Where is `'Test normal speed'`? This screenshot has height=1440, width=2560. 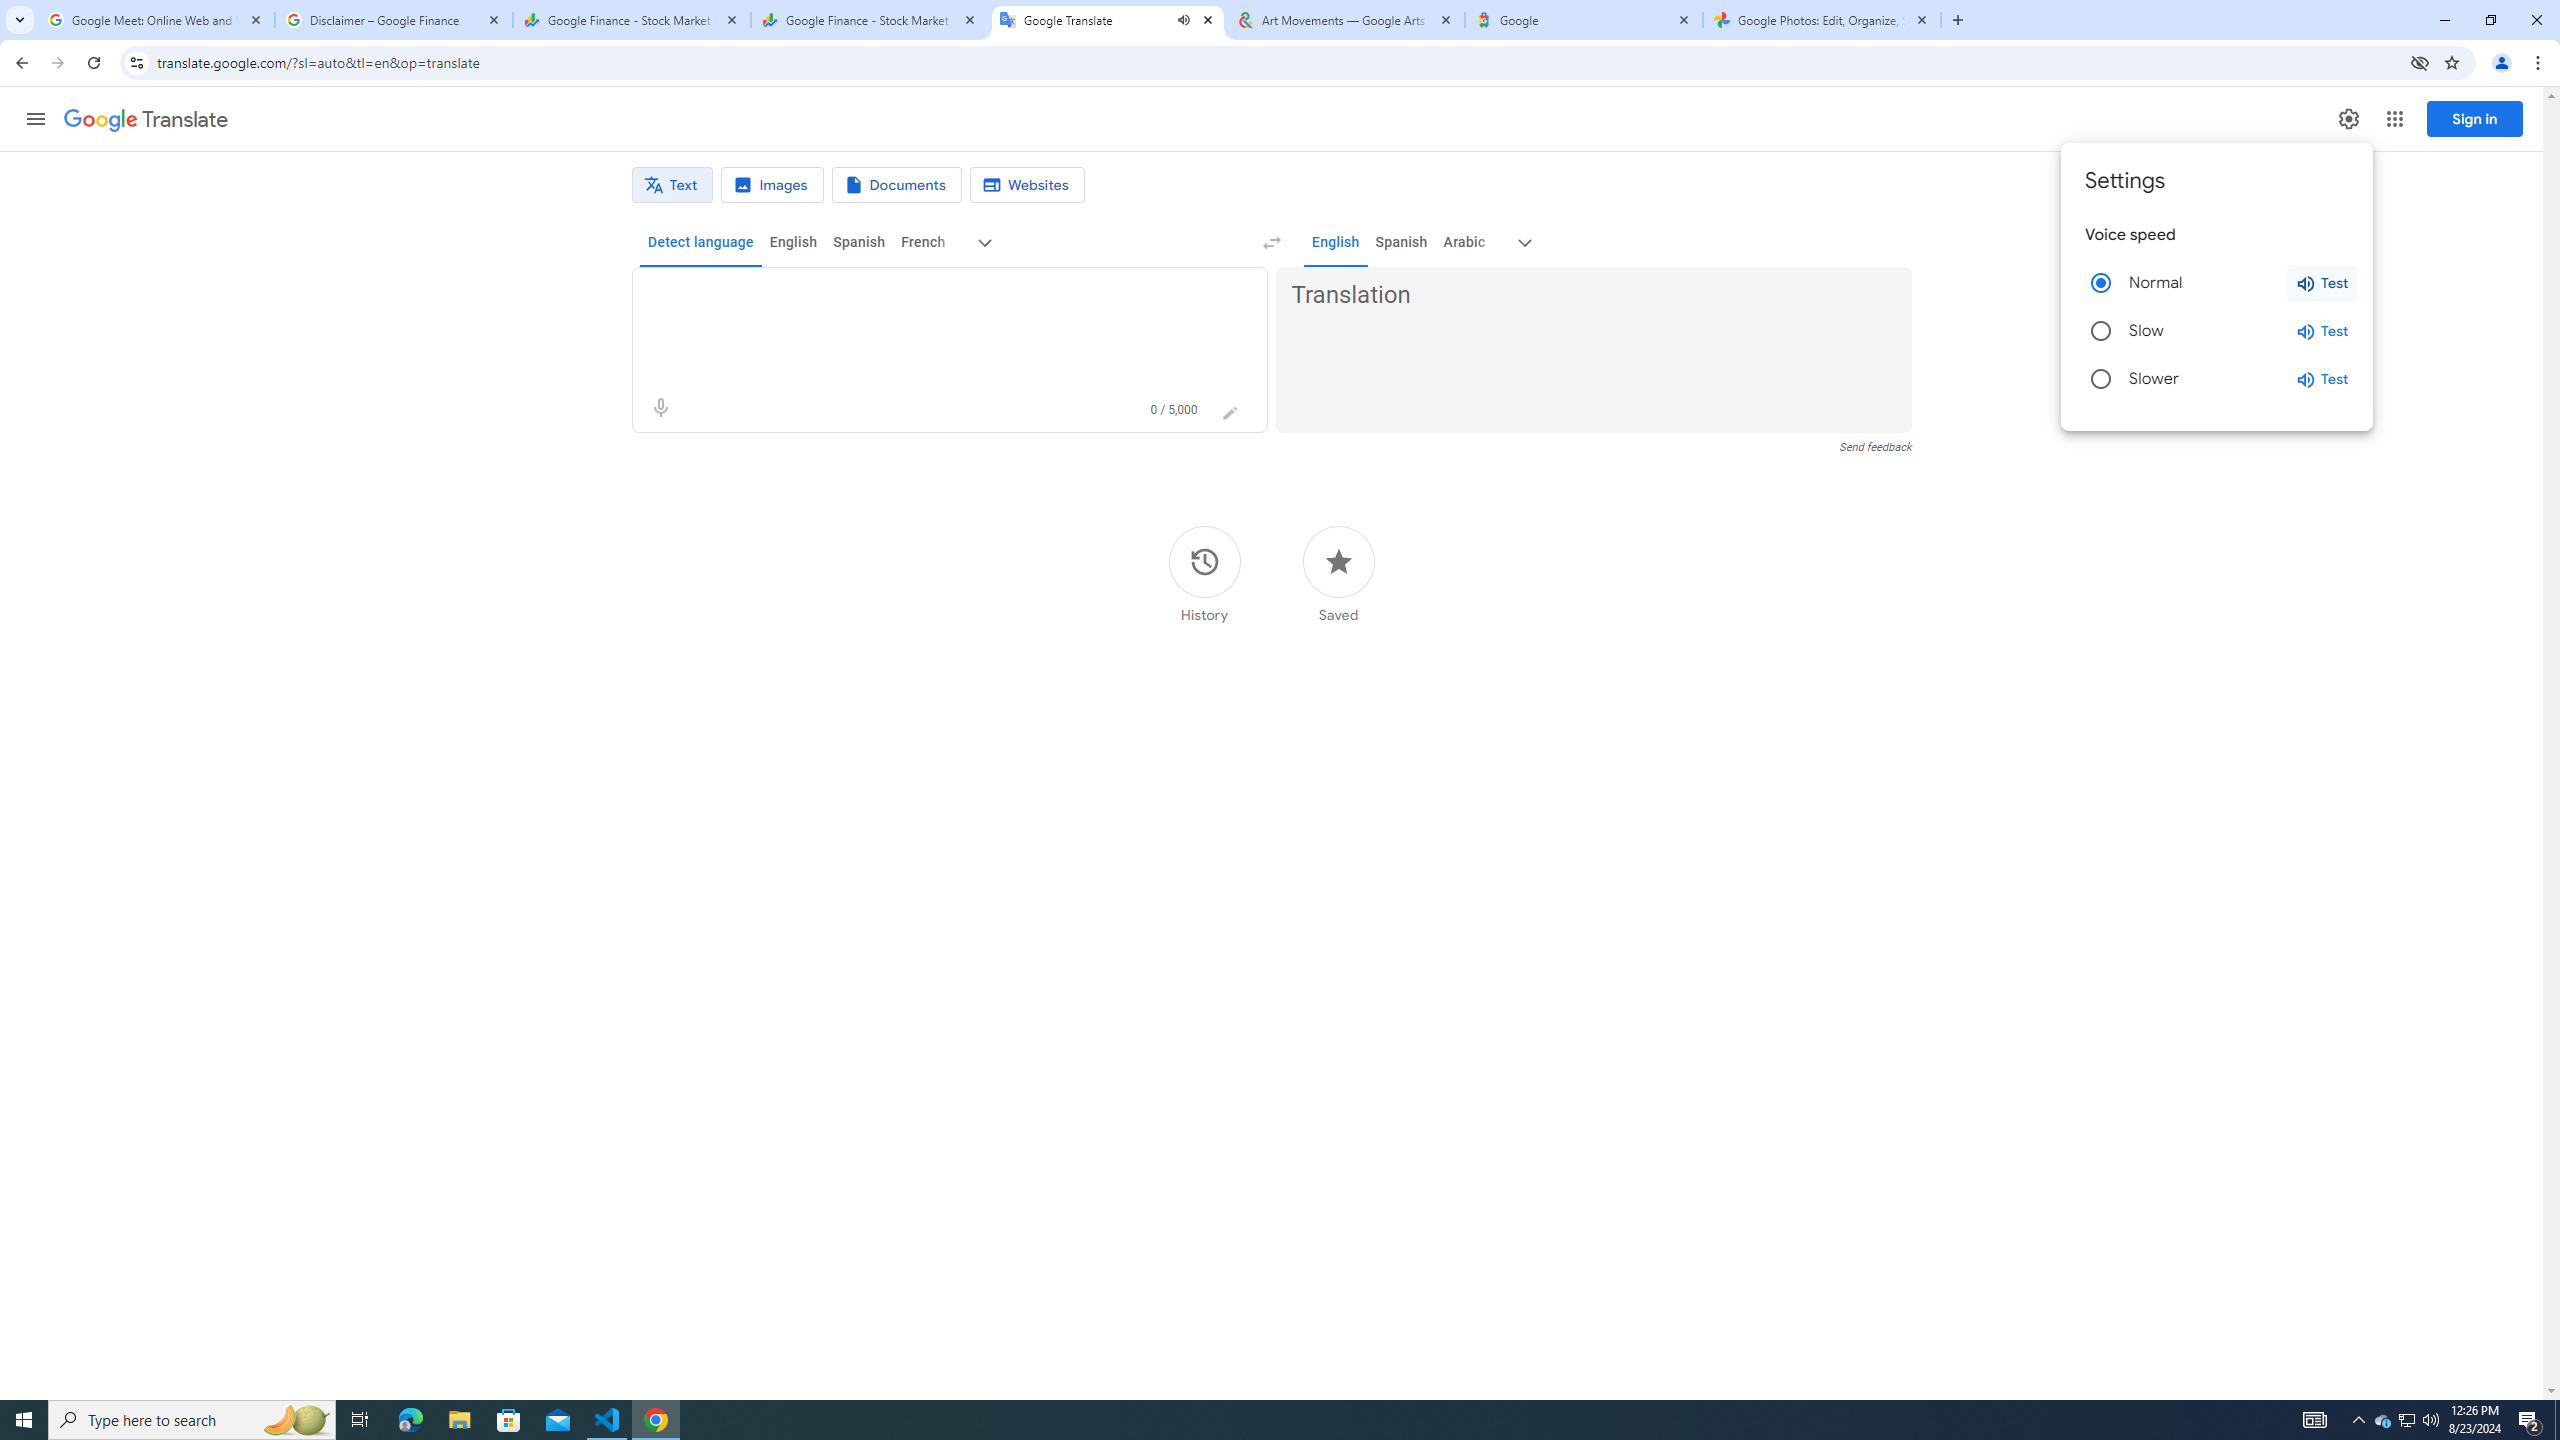
'Test normal speed' is located at coordinates (2320, 282).